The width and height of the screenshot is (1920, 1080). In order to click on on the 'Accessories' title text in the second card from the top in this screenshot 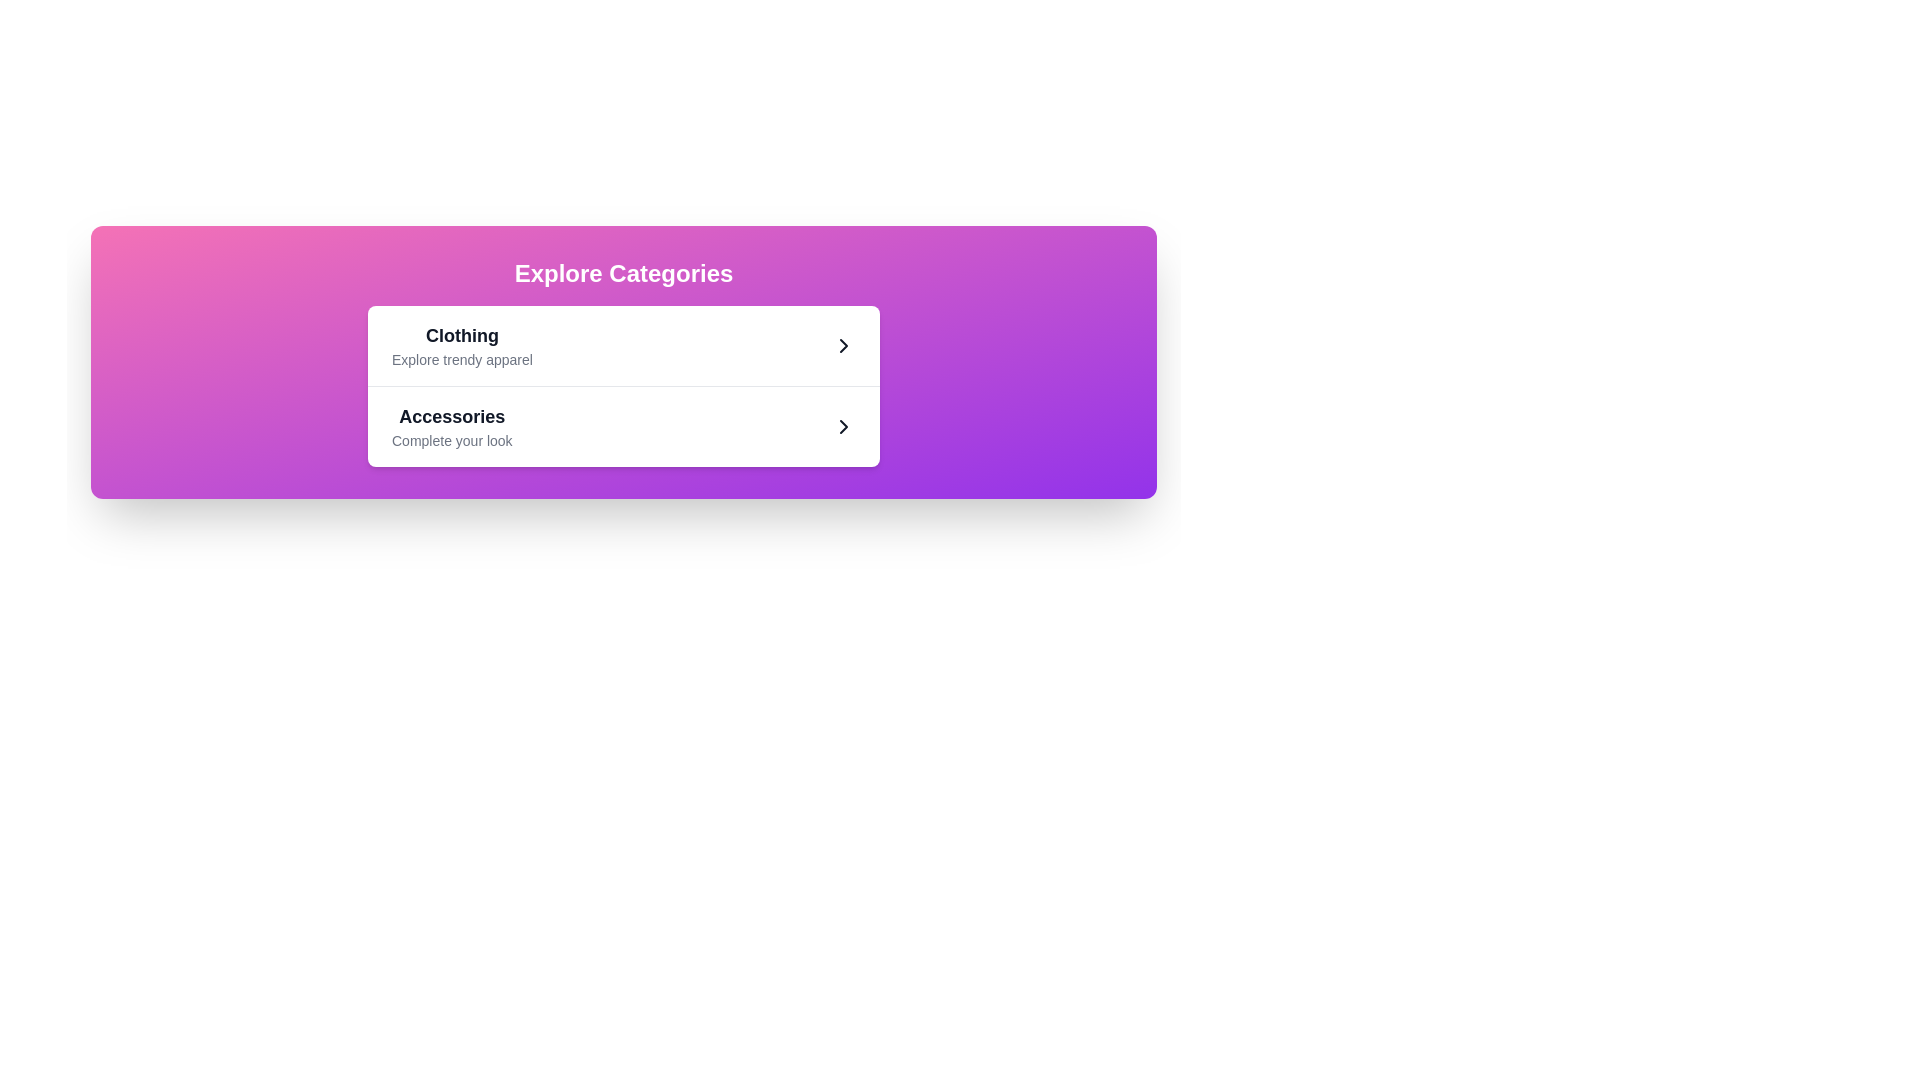, I will do `click(451, 415)`.